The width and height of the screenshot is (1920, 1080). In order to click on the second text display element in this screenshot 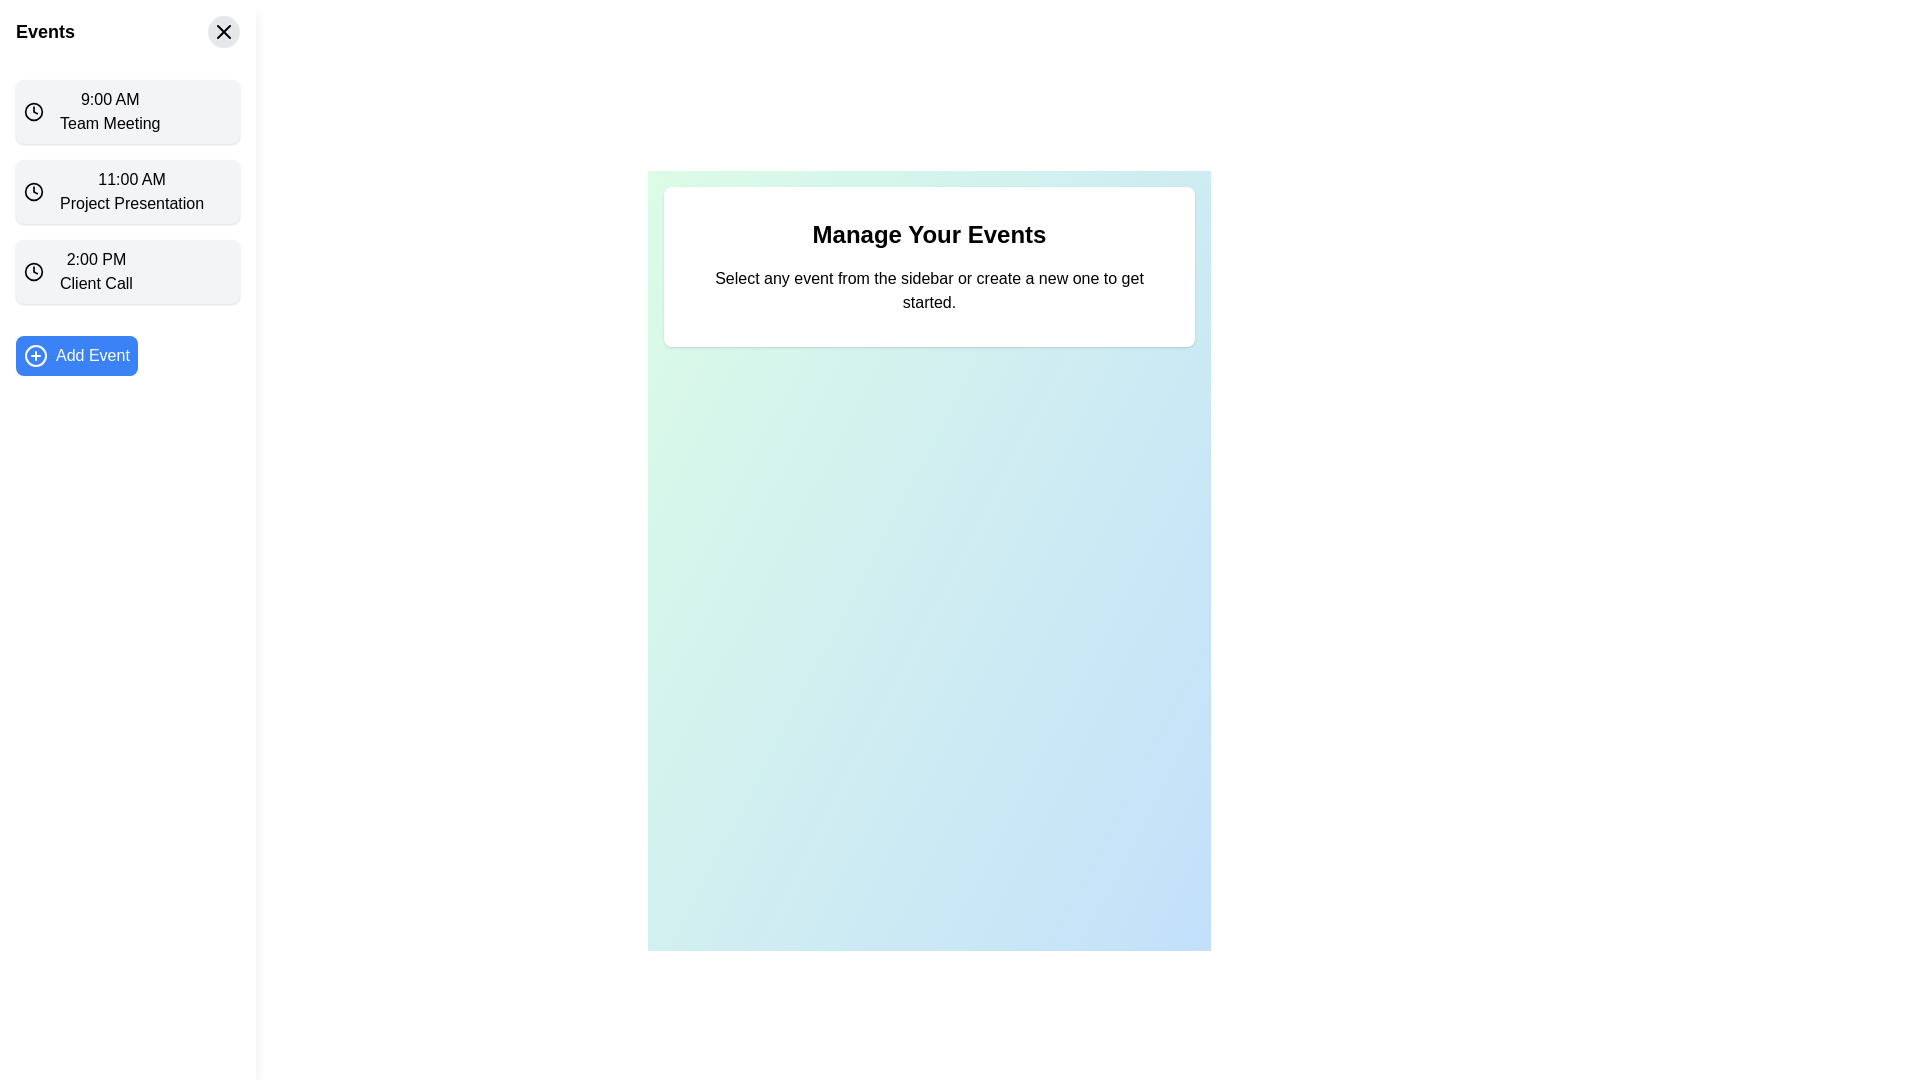, I will do `click(131, 192)`.